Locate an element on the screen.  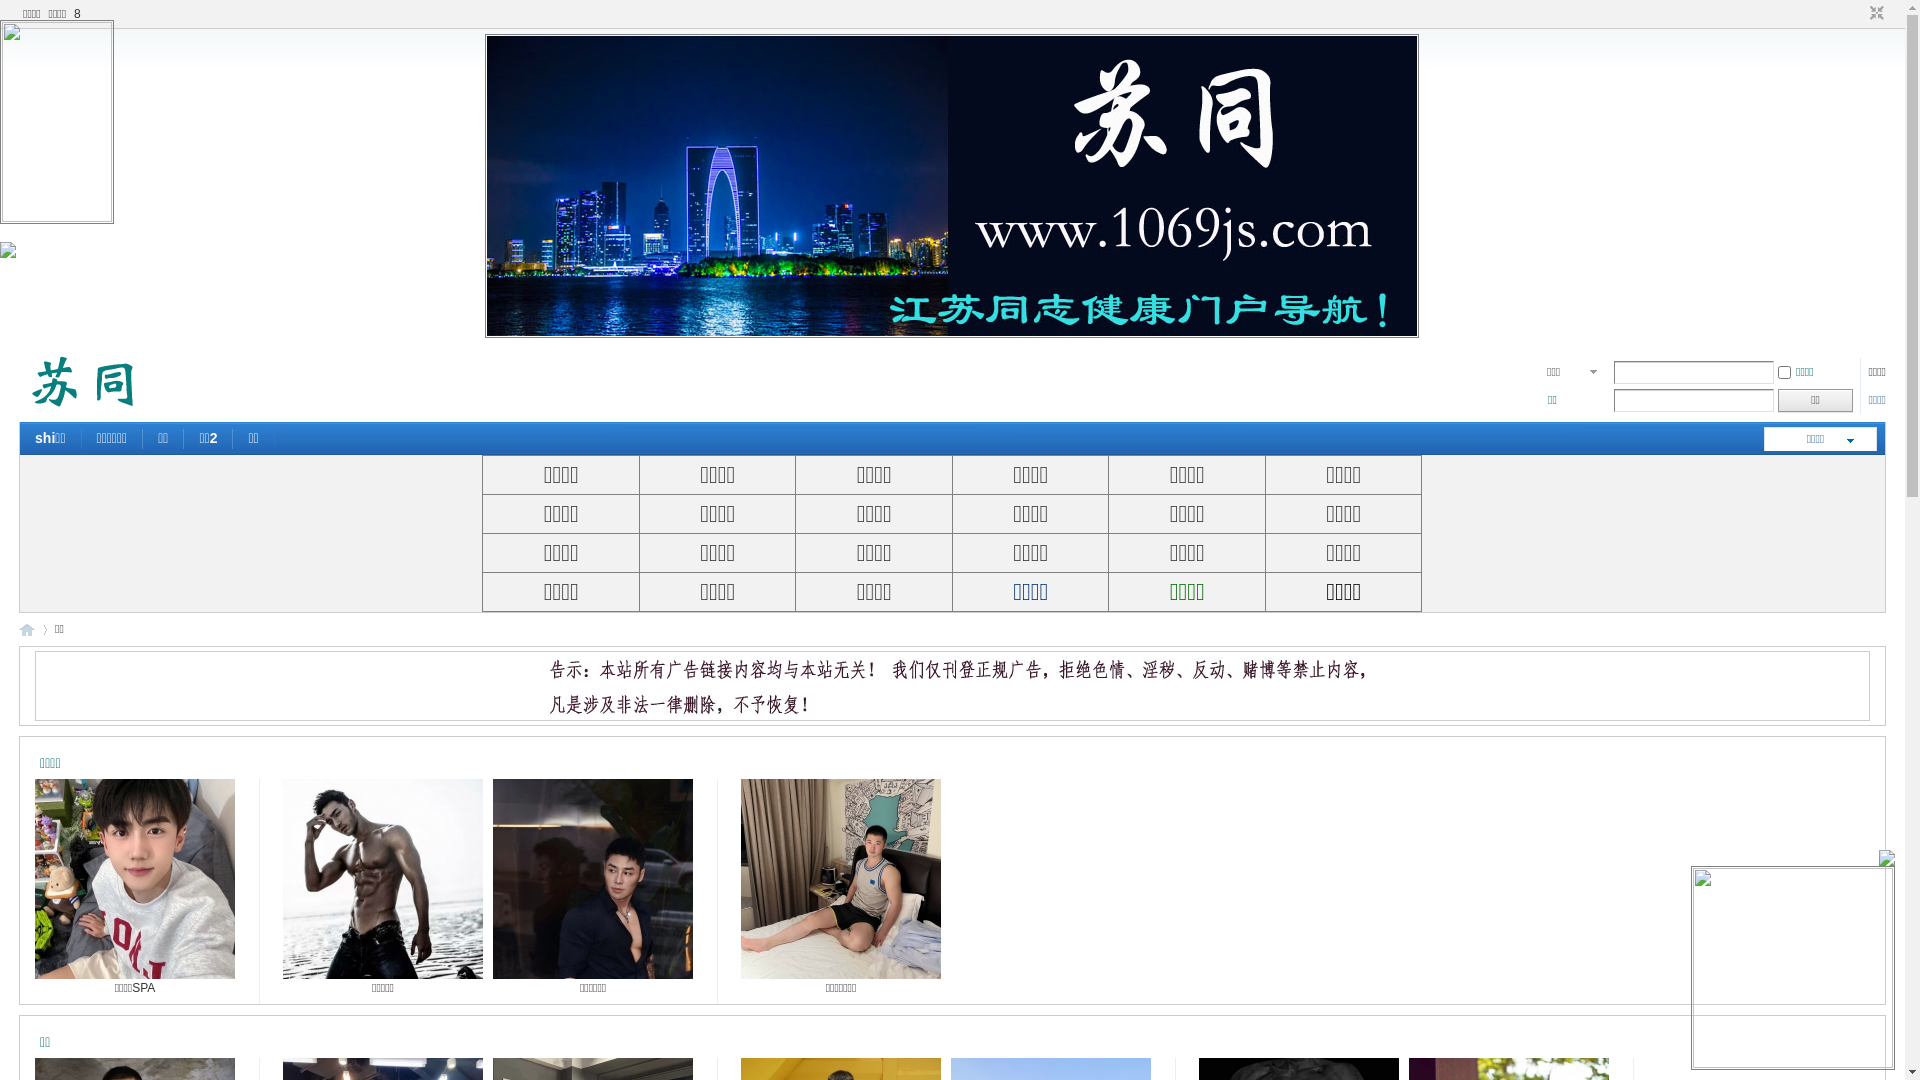
'8' is located at coordinates (70, 14).